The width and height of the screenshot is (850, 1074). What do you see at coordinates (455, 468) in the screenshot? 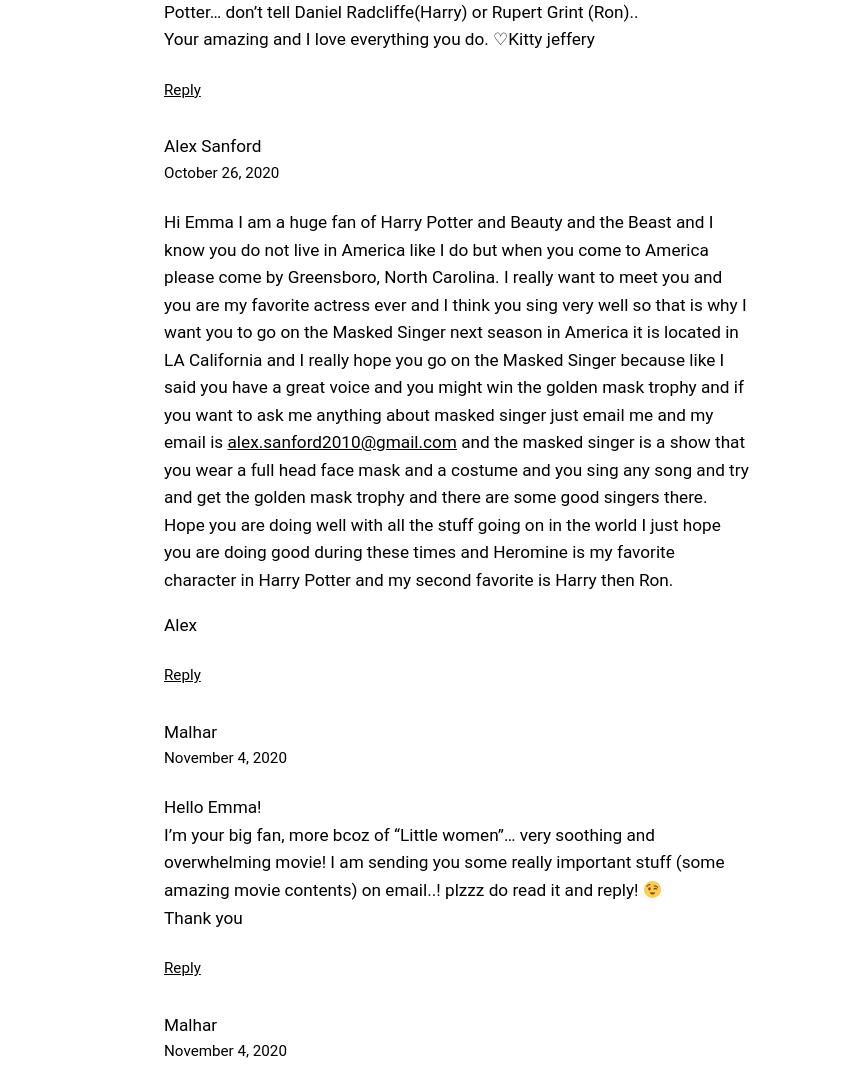
I see `'and the masked singer is a show that you wear a full head face mask and a costume and you sing any song and try and get the golden mask trophy and there are some good singers there.'` at bounding box center [455, 468].